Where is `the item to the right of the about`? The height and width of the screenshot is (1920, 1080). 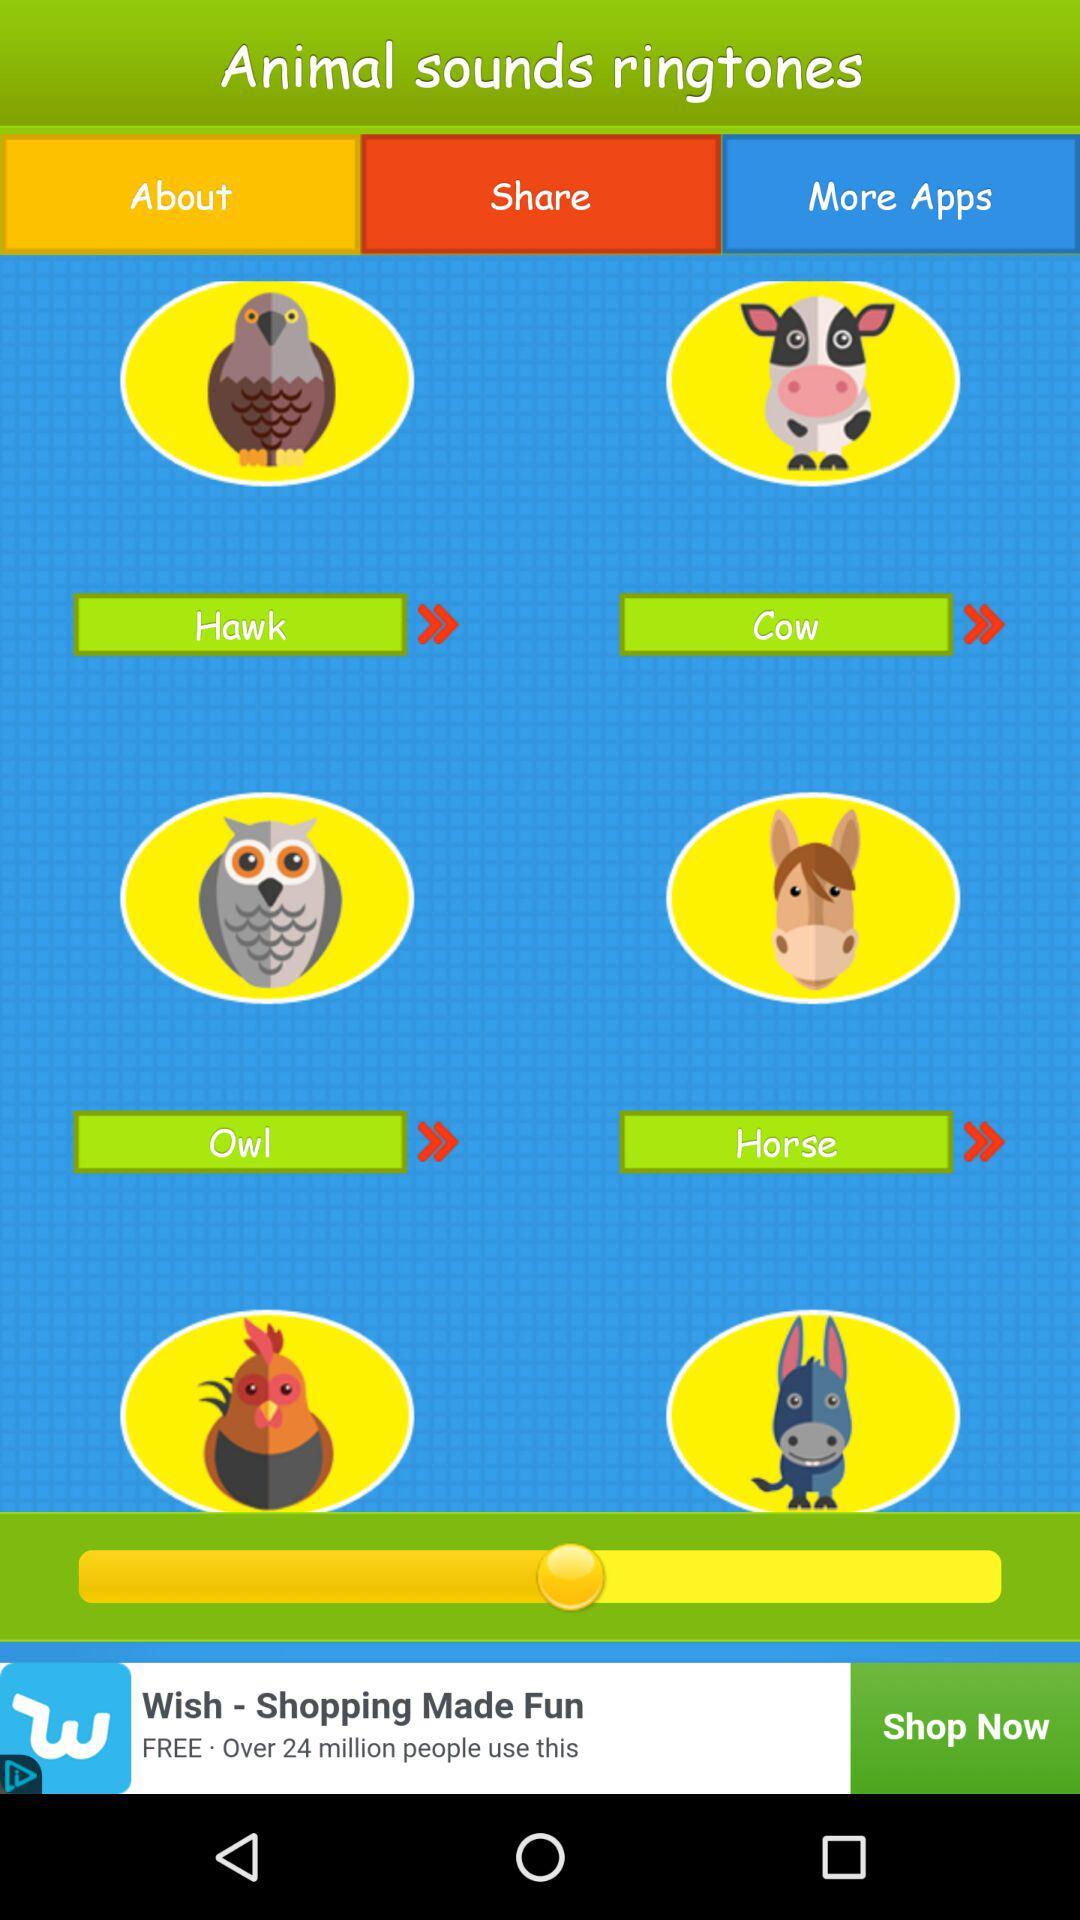 the item to the right of the about is located at coordinates (540, 194).